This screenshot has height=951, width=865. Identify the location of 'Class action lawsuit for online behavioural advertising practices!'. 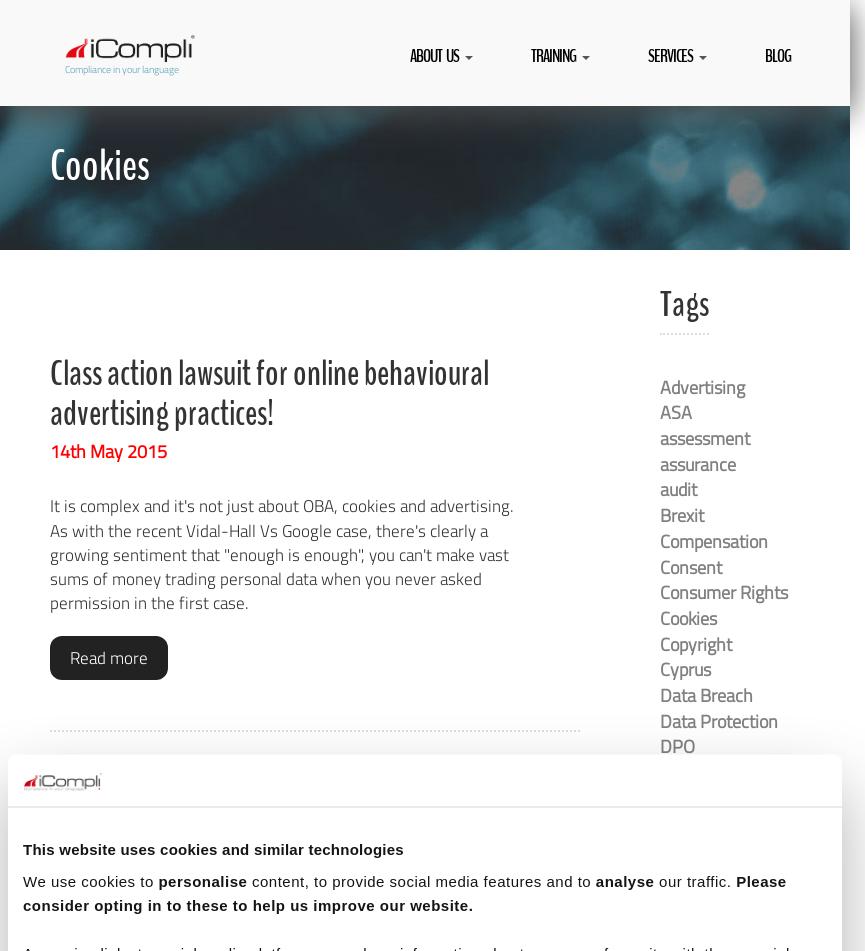
(49, 392).